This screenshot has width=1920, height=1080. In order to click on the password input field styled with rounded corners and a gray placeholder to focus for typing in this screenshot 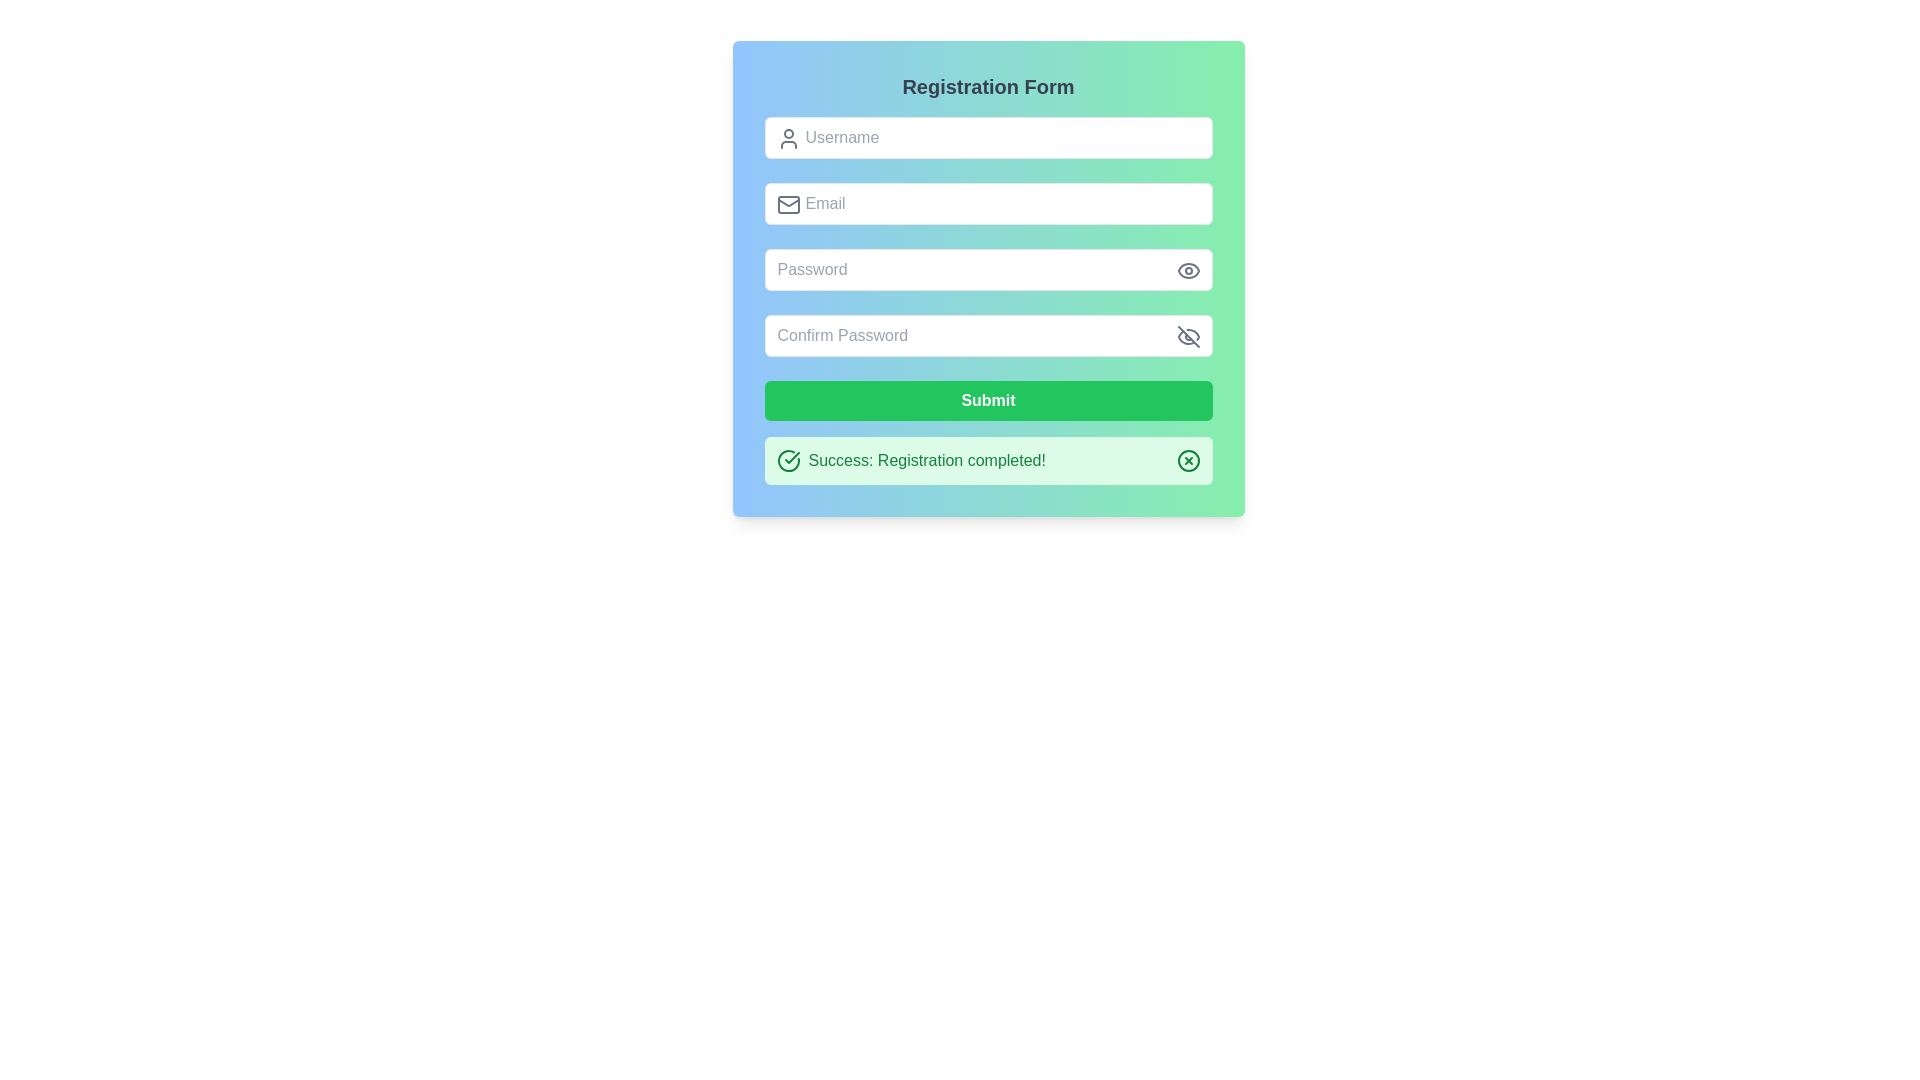, I will do `click(988, 270)`.